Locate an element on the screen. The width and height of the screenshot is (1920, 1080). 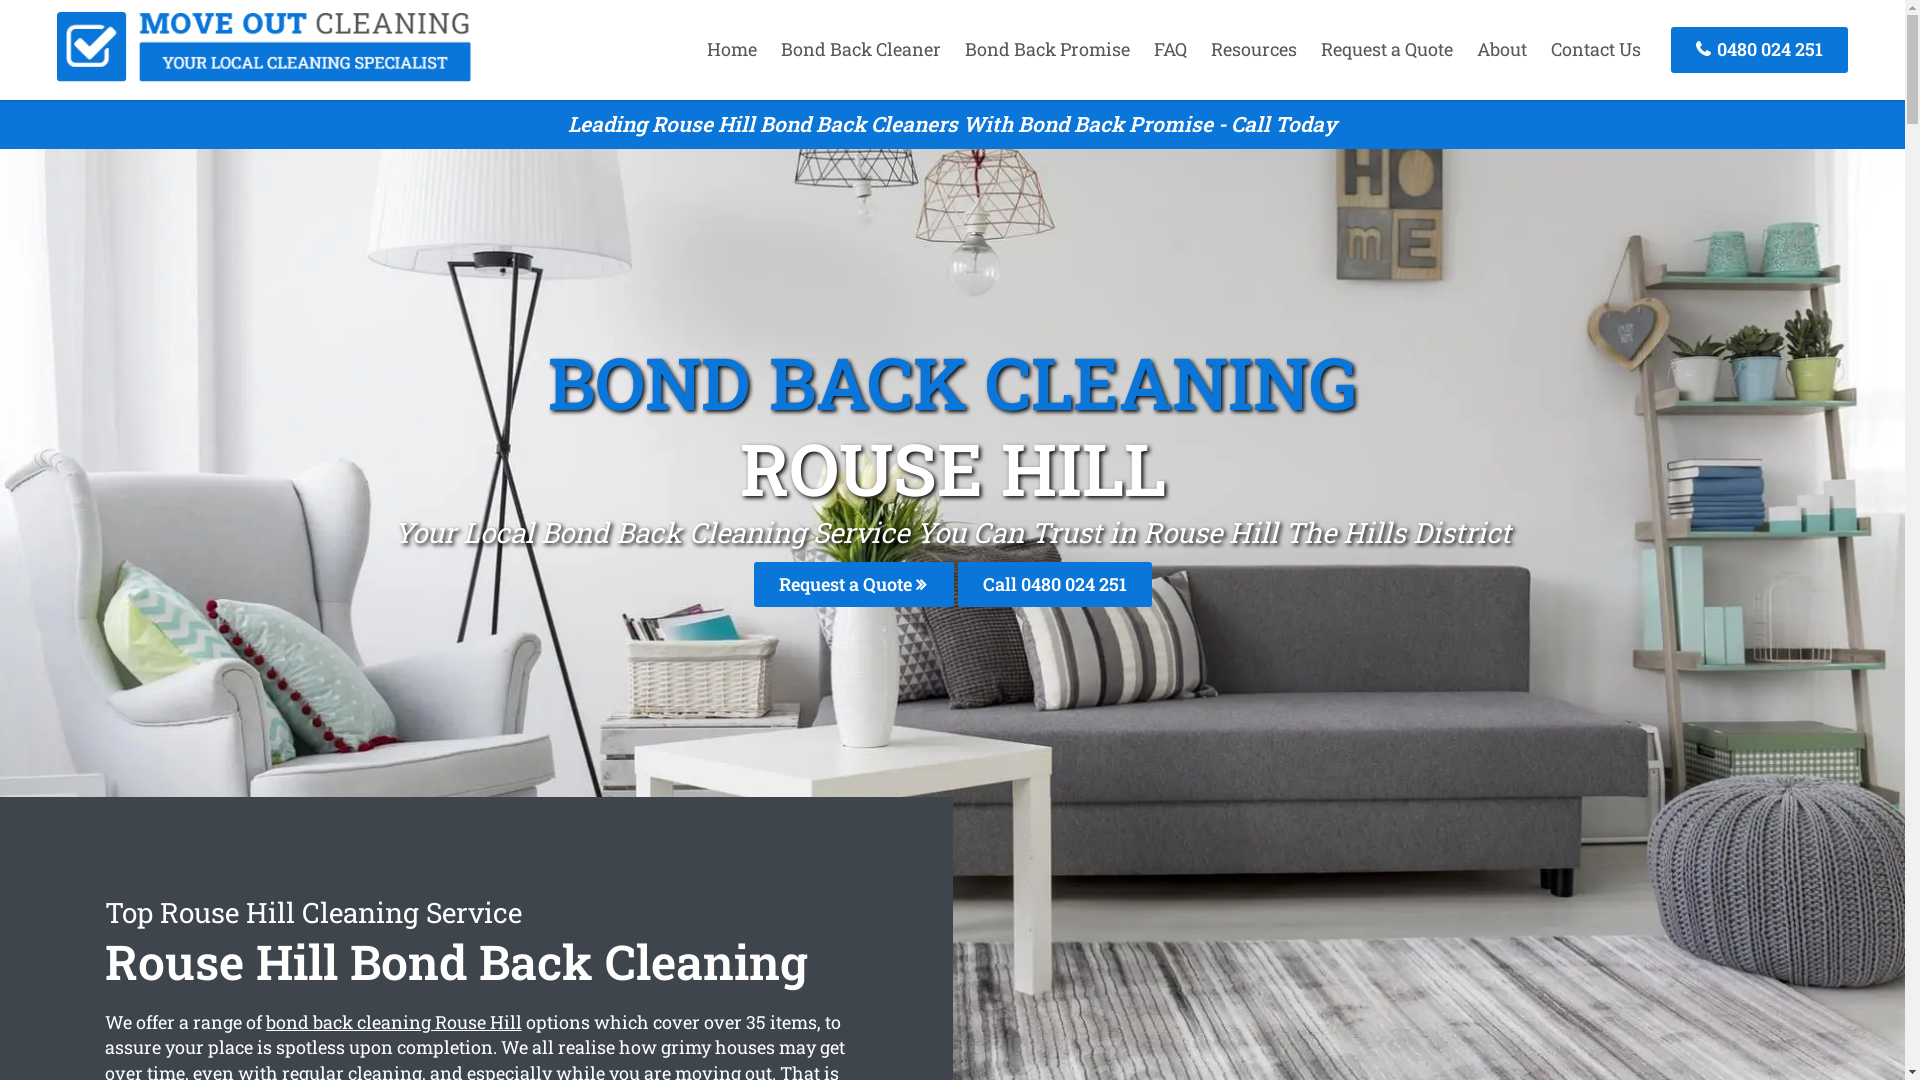
'About' is located at coordinates (1502, 48).